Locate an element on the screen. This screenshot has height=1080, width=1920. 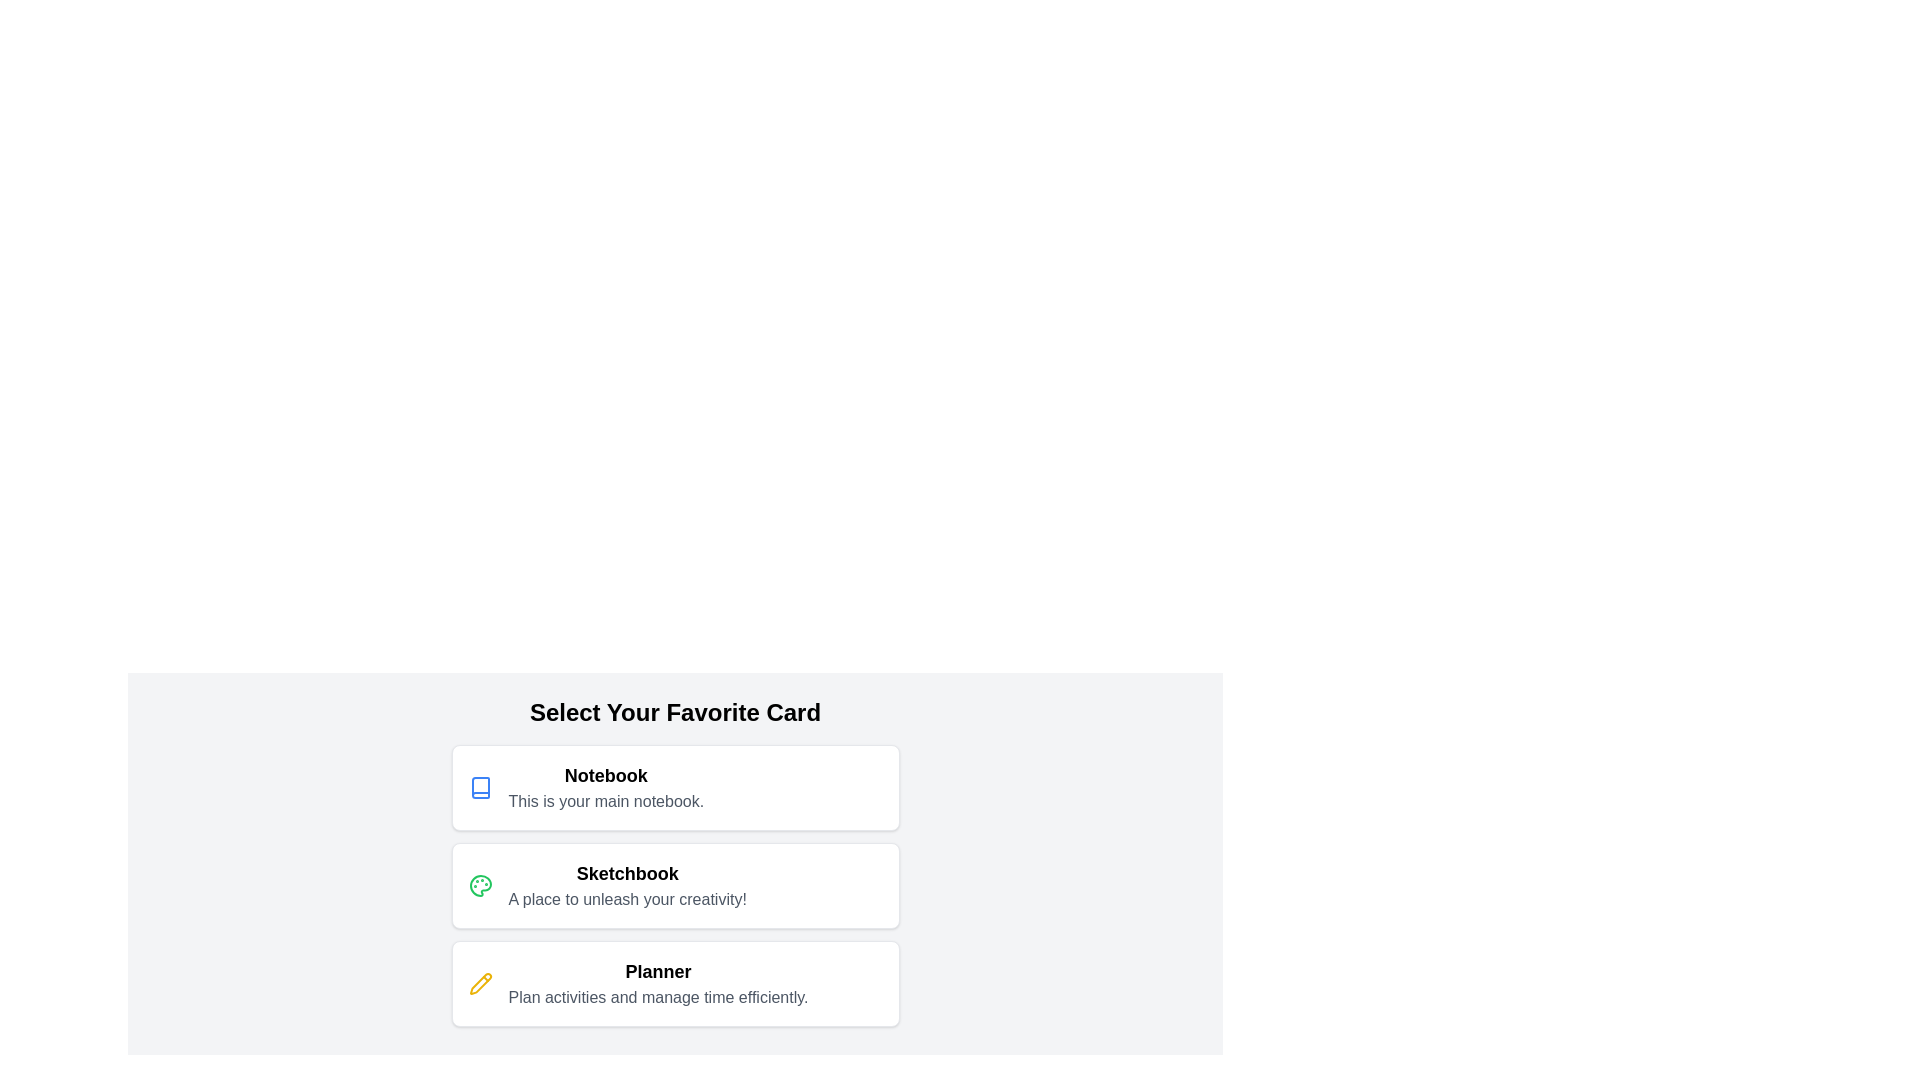
the 'Planner' feature card element, which is the third card in a vertical list of options for selecting features is located at coordinates (675, 982).